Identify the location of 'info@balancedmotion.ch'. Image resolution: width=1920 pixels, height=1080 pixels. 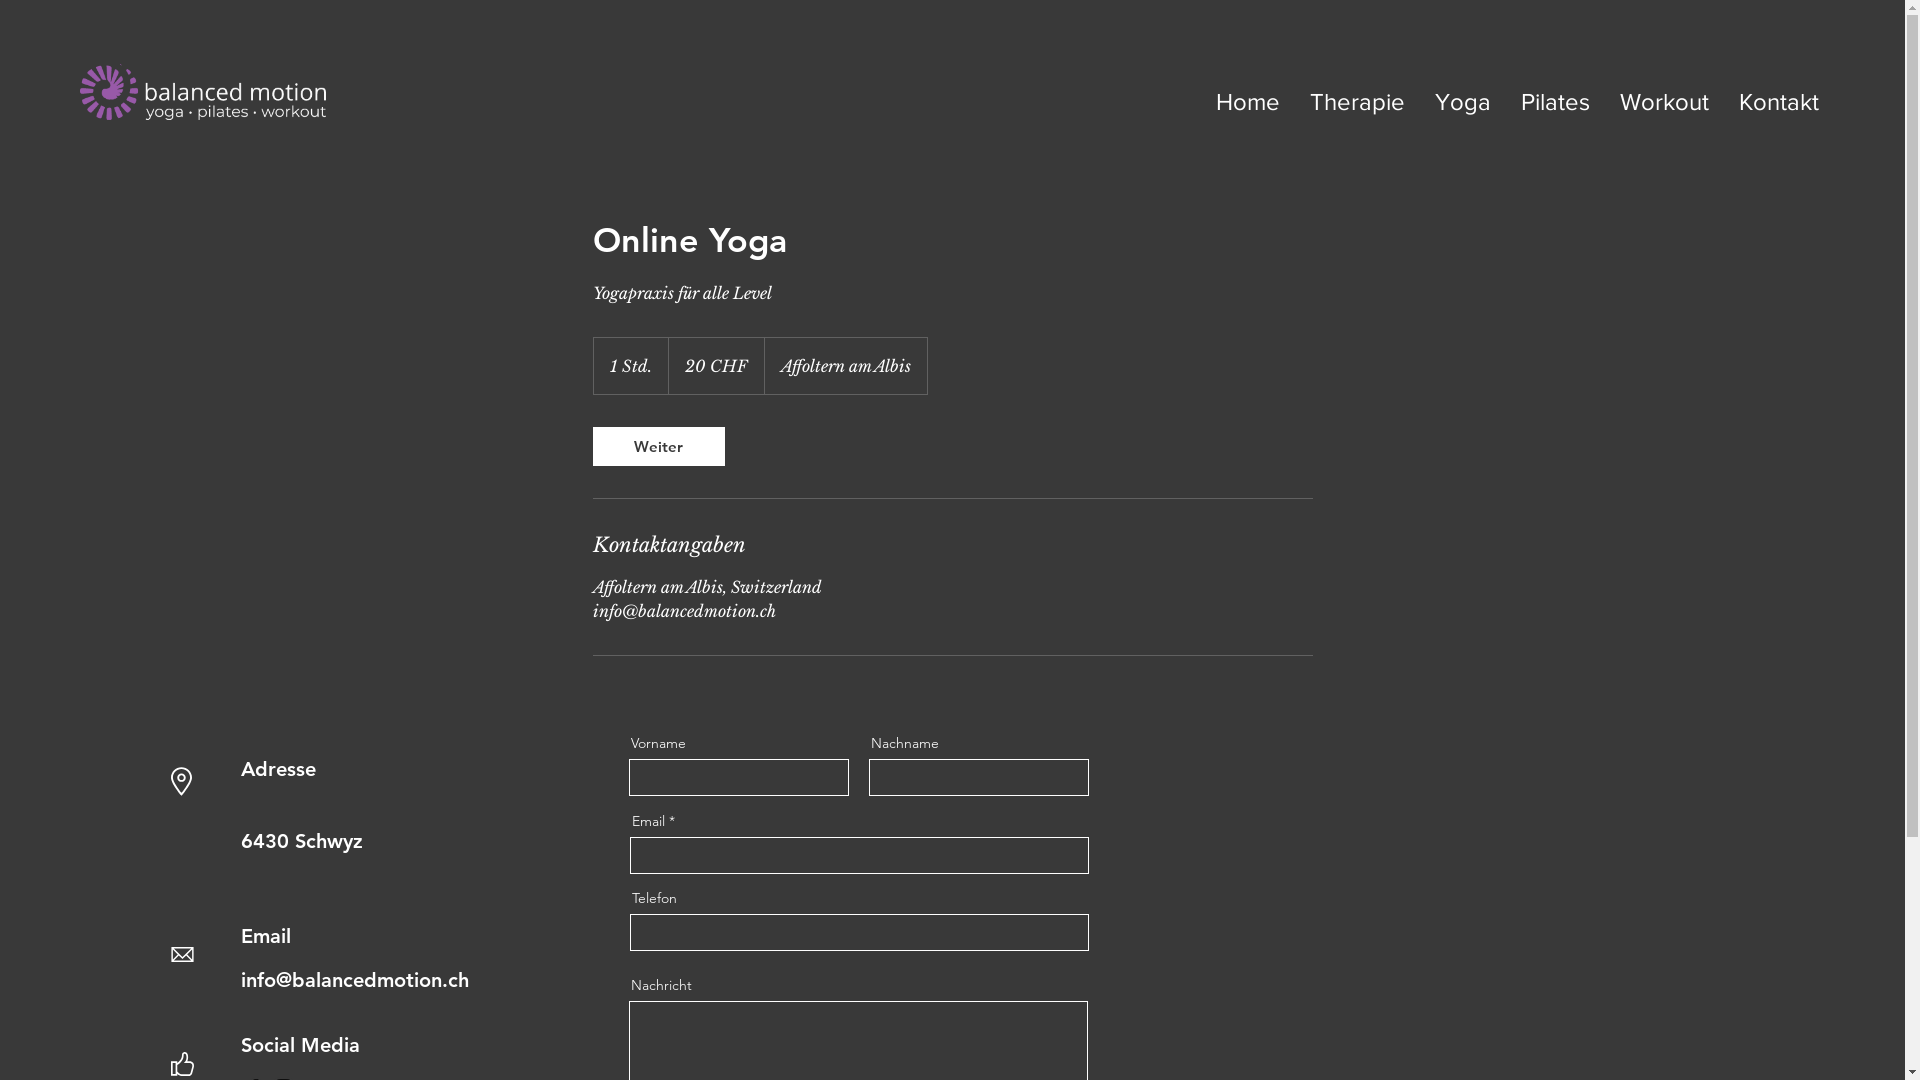
(240, 978).